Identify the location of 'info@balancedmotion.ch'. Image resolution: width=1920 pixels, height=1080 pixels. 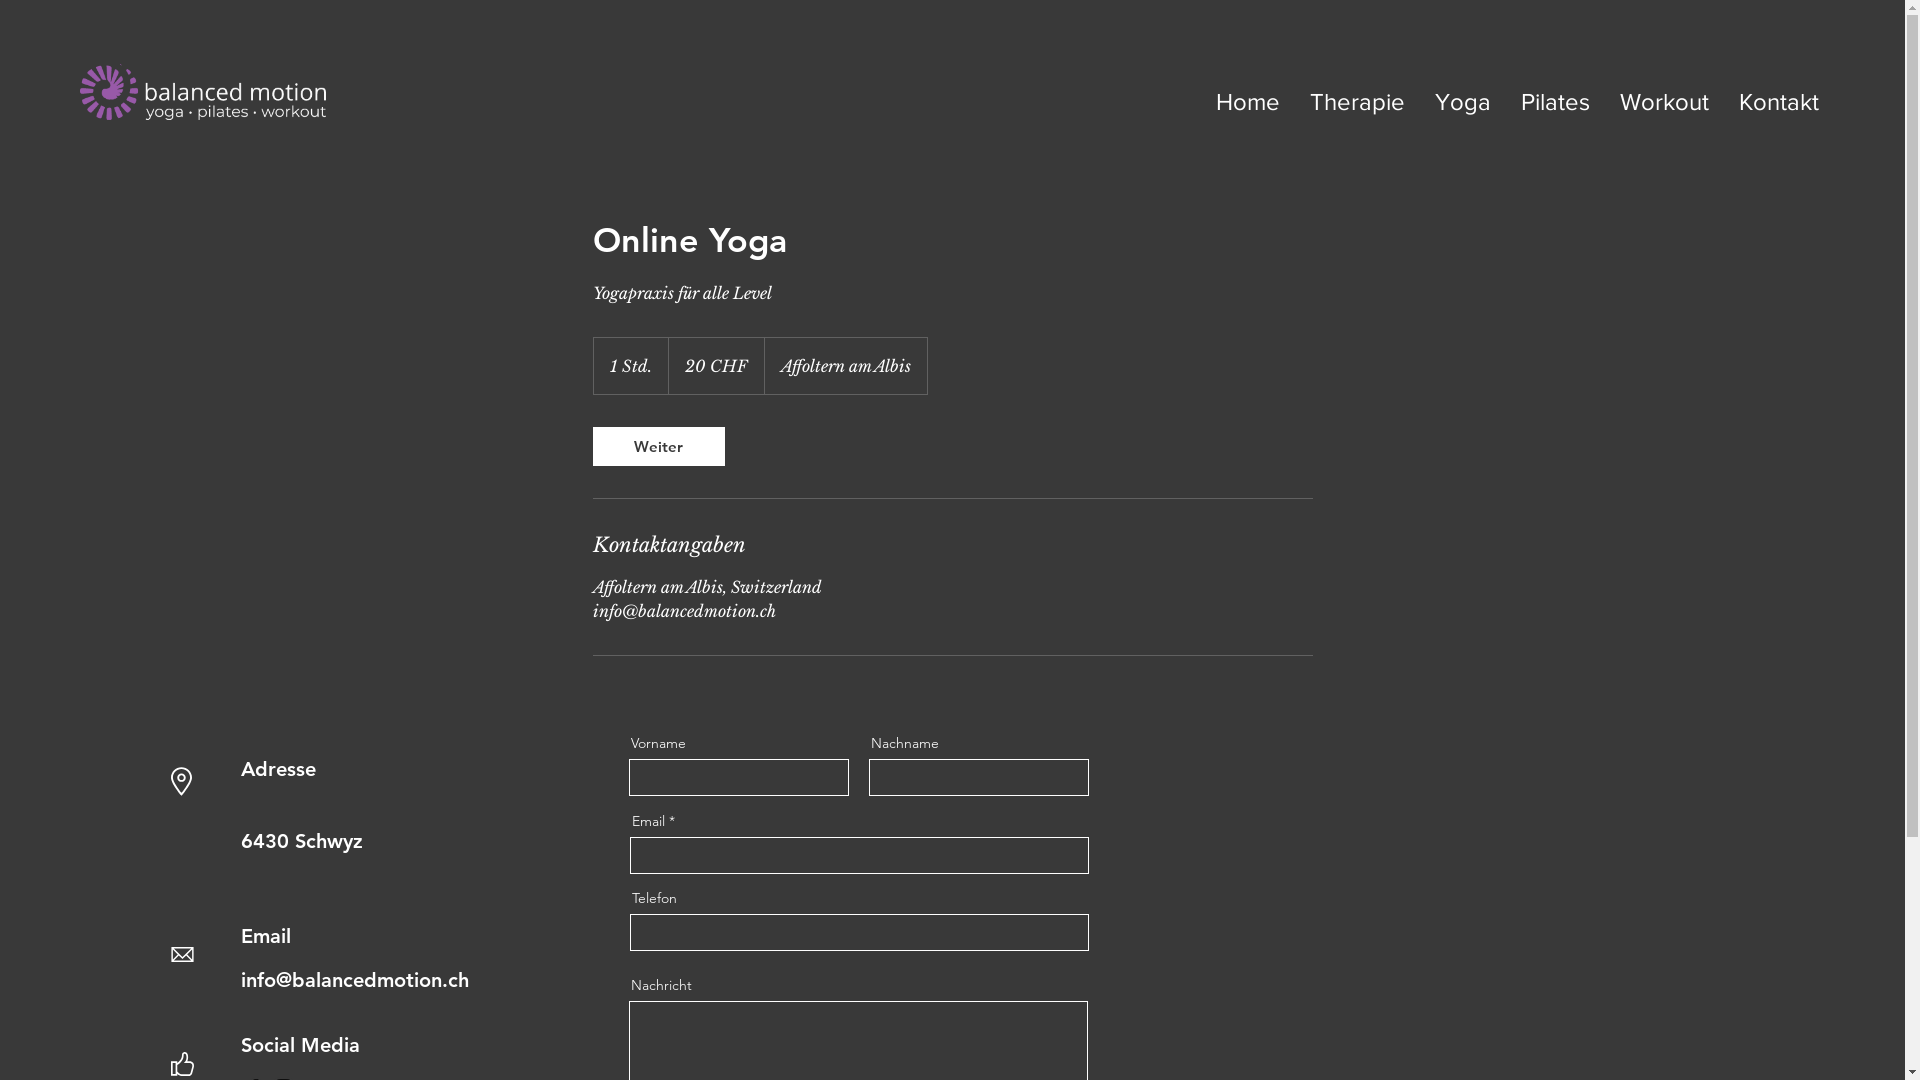
(240, 978).